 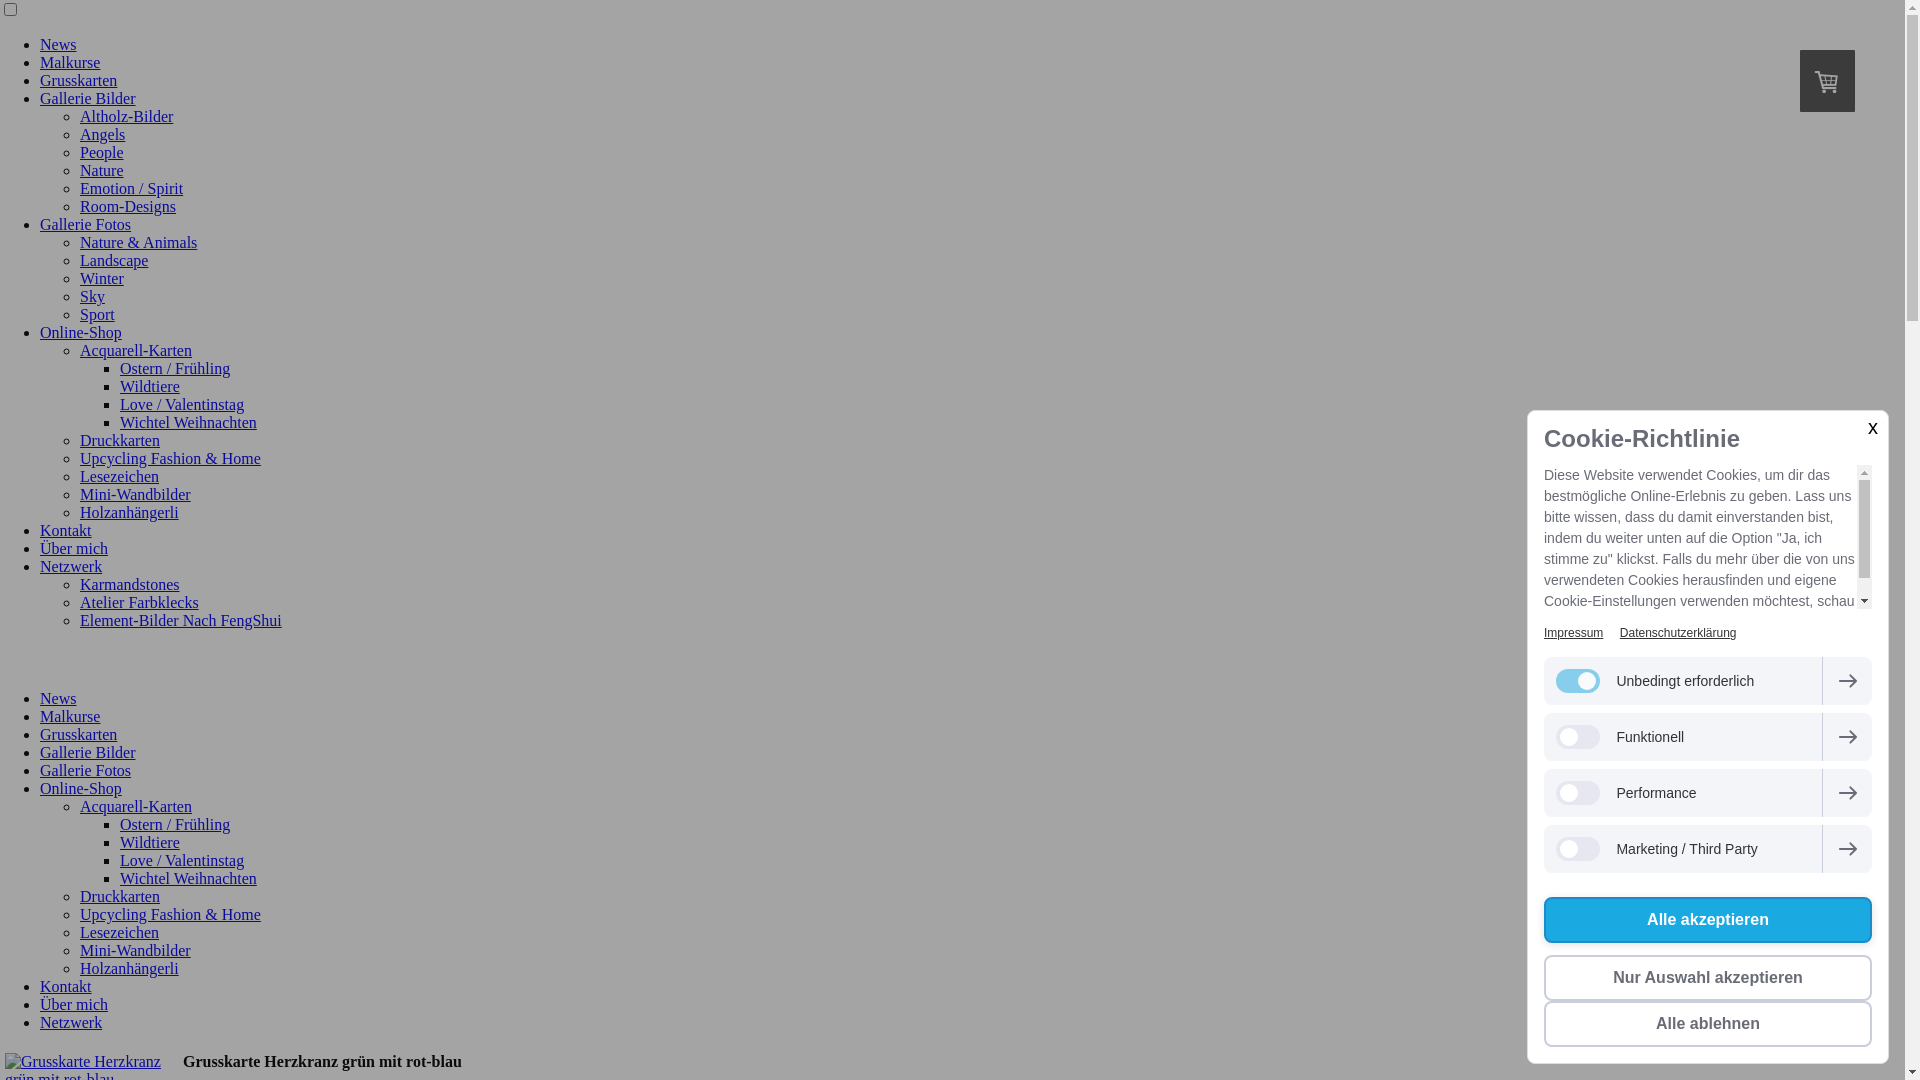 I want to click on 'Nur Auswahl akzeptieren', so click(x=1707, y=977).